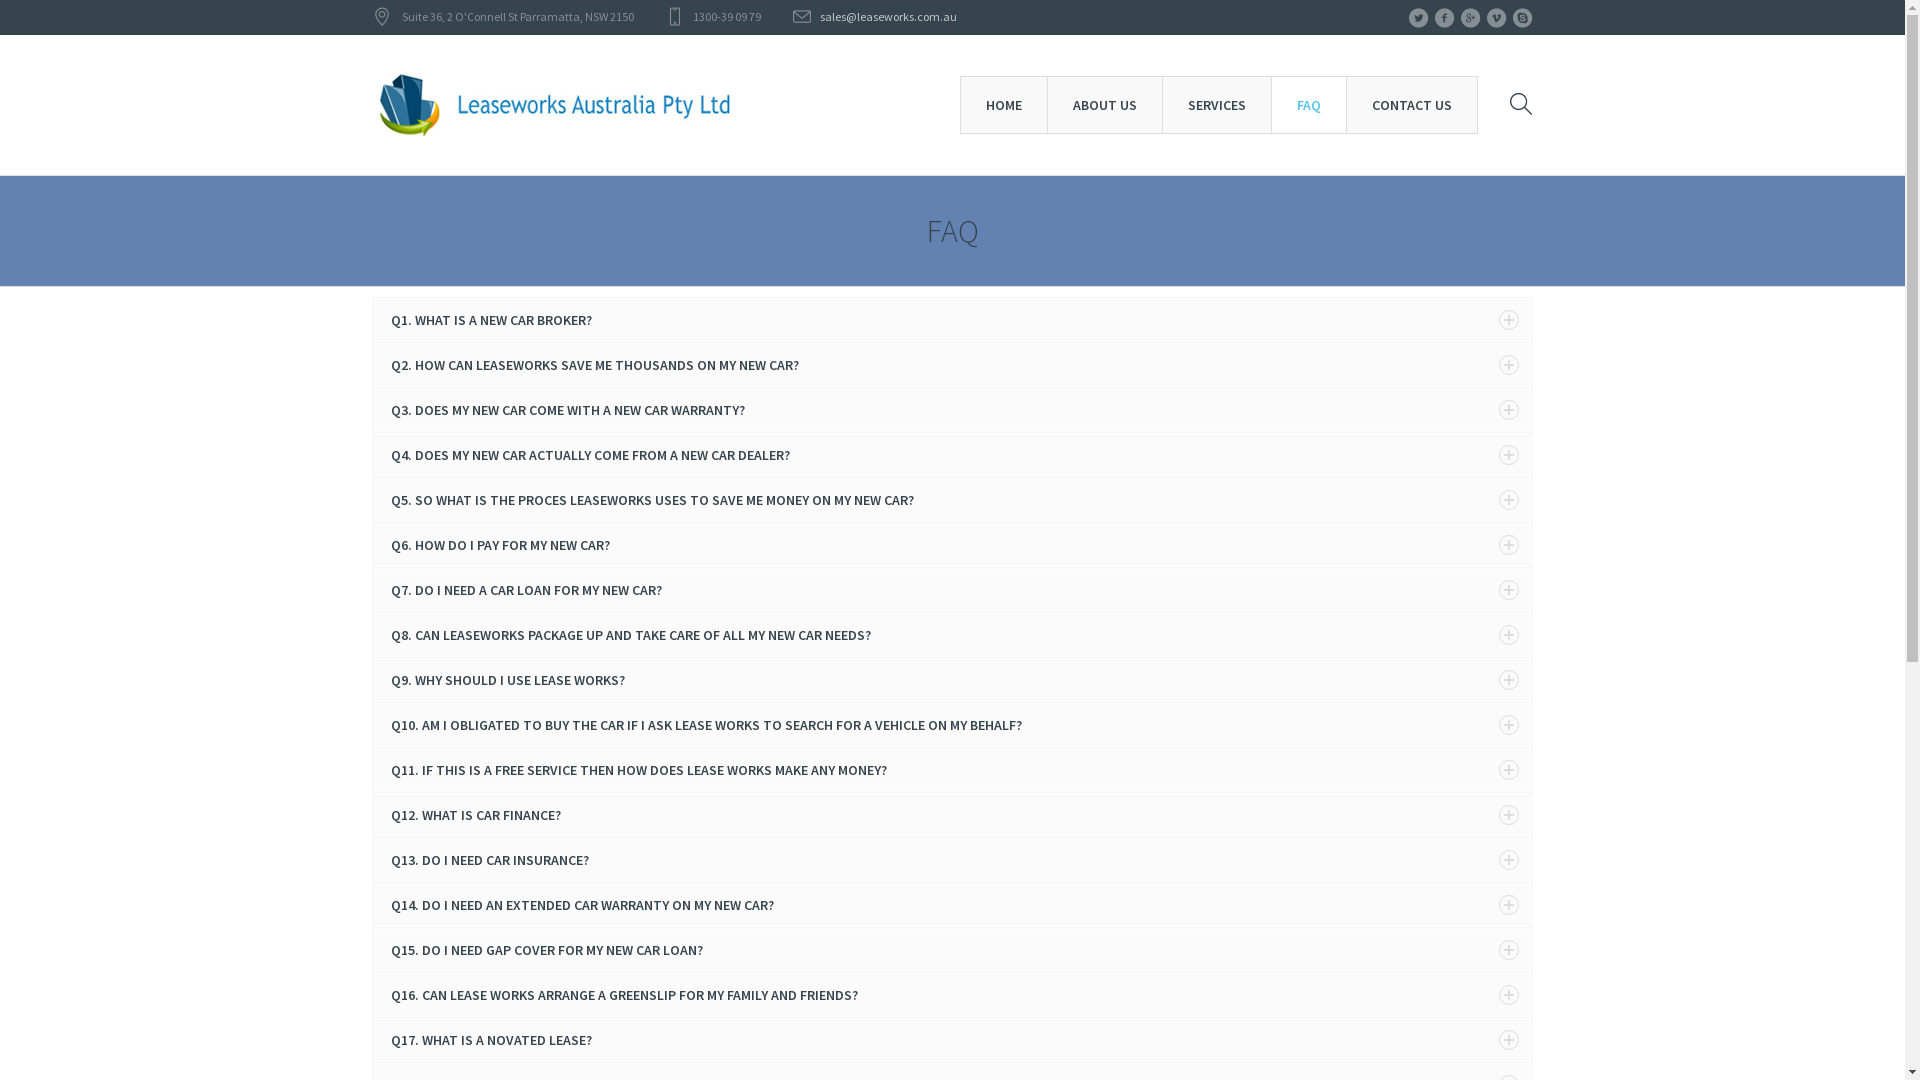  I want to click on 'Skype', so click(1520, 18).